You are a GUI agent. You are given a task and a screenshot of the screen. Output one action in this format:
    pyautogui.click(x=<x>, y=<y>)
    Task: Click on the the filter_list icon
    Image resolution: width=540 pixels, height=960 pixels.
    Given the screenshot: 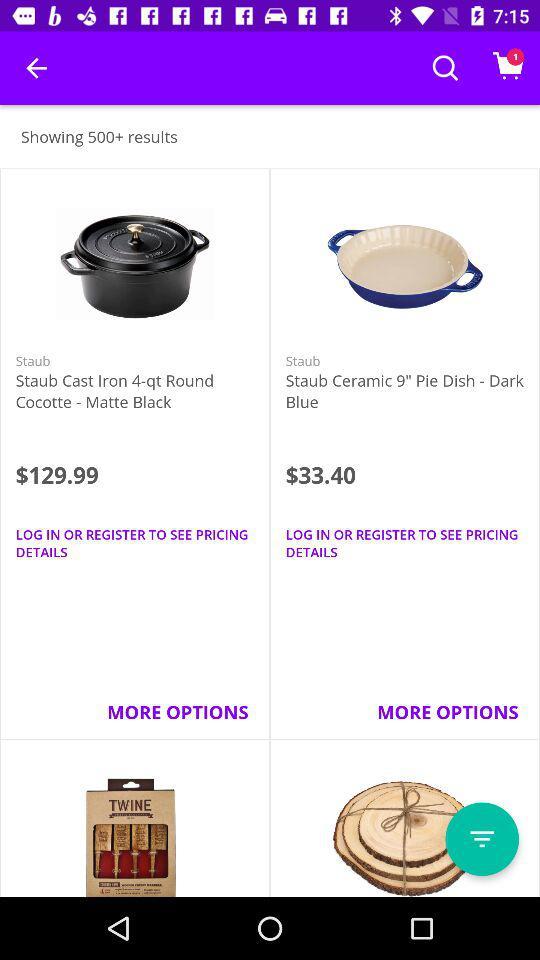 What is the action you would take?
    pyautogui.click(x=481, y=839)
    